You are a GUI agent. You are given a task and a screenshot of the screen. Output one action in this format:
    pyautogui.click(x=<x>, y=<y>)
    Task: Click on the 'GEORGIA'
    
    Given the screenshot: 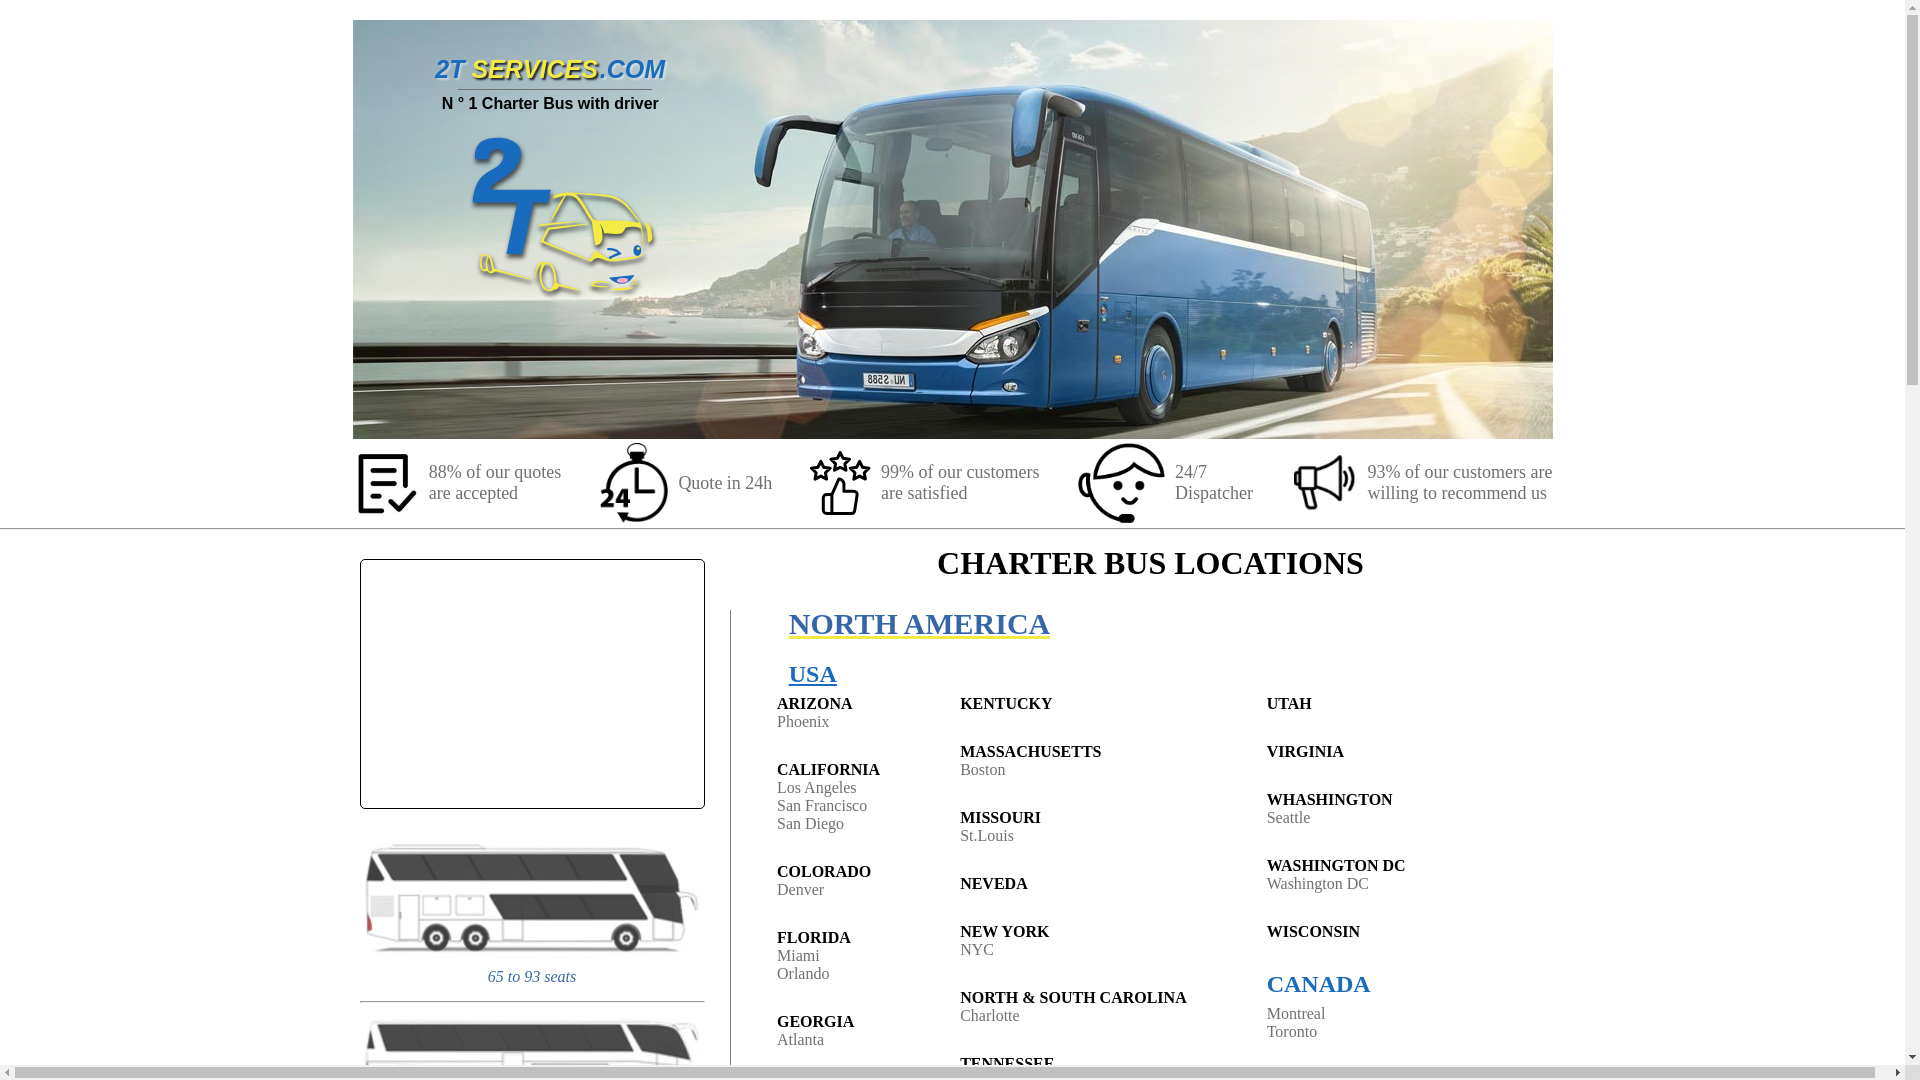 What is the action you would take?
    pyautogui.click(x=815, y=1021)
    